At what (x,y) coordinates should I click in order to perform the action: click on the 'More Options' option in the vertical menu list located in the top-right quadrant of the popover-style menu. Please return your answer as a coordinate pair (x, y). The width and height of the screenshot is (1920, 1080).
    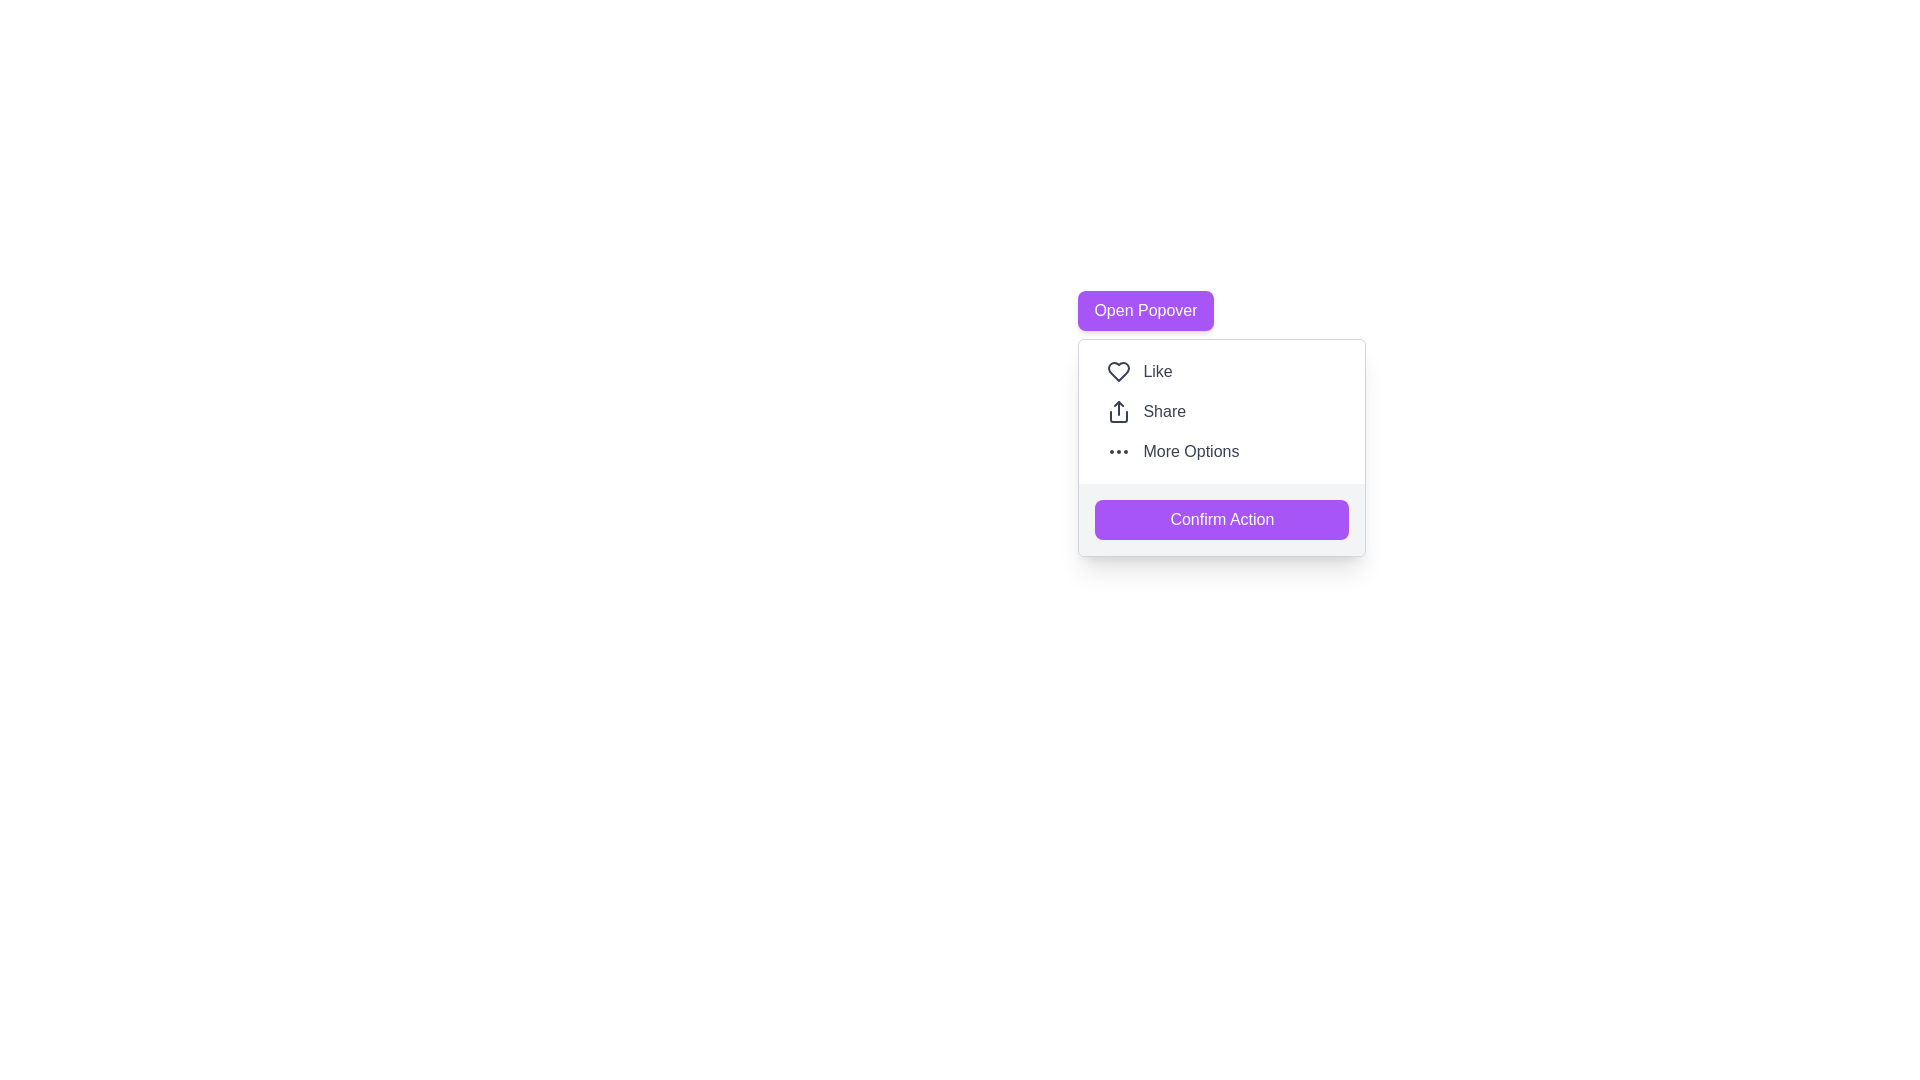
    Looking at the image, I should click on (1221, 411).